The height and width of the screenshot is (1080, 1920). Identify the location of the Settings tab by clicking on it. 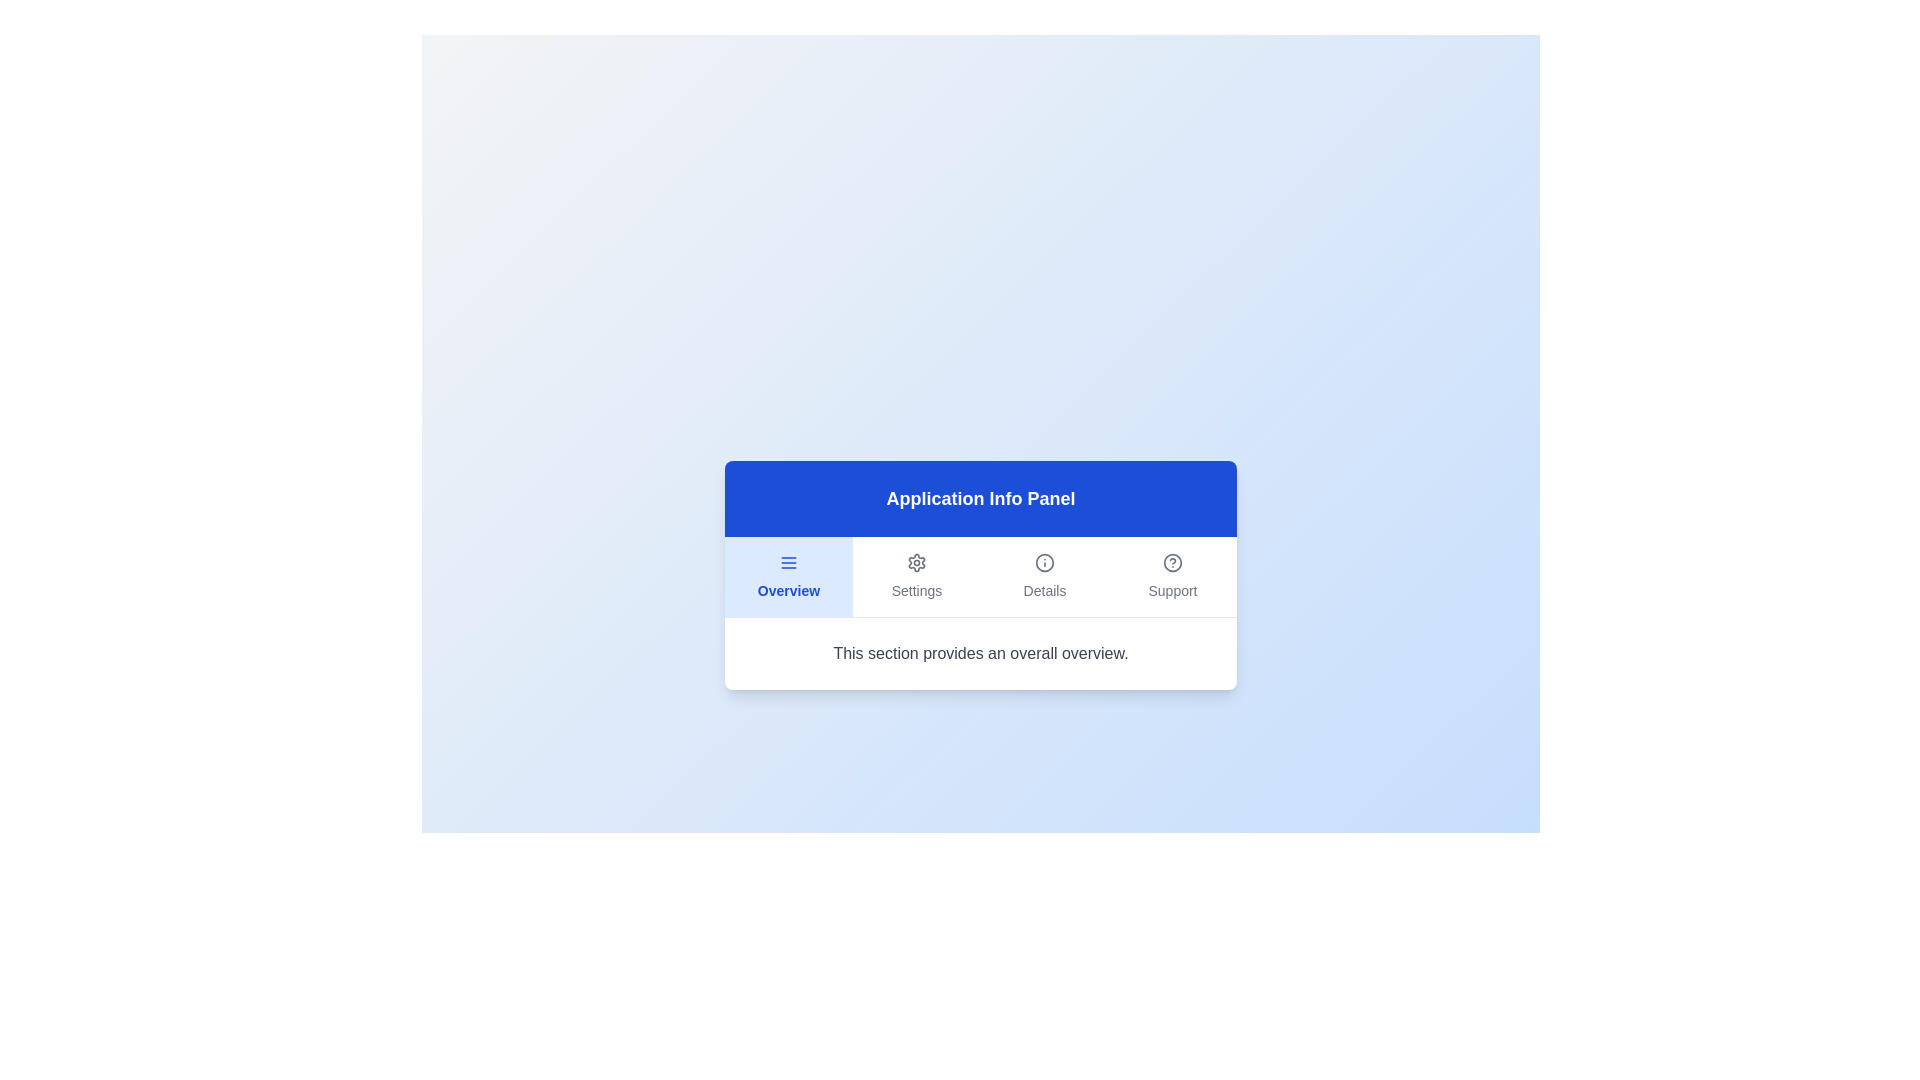
(915, 576).